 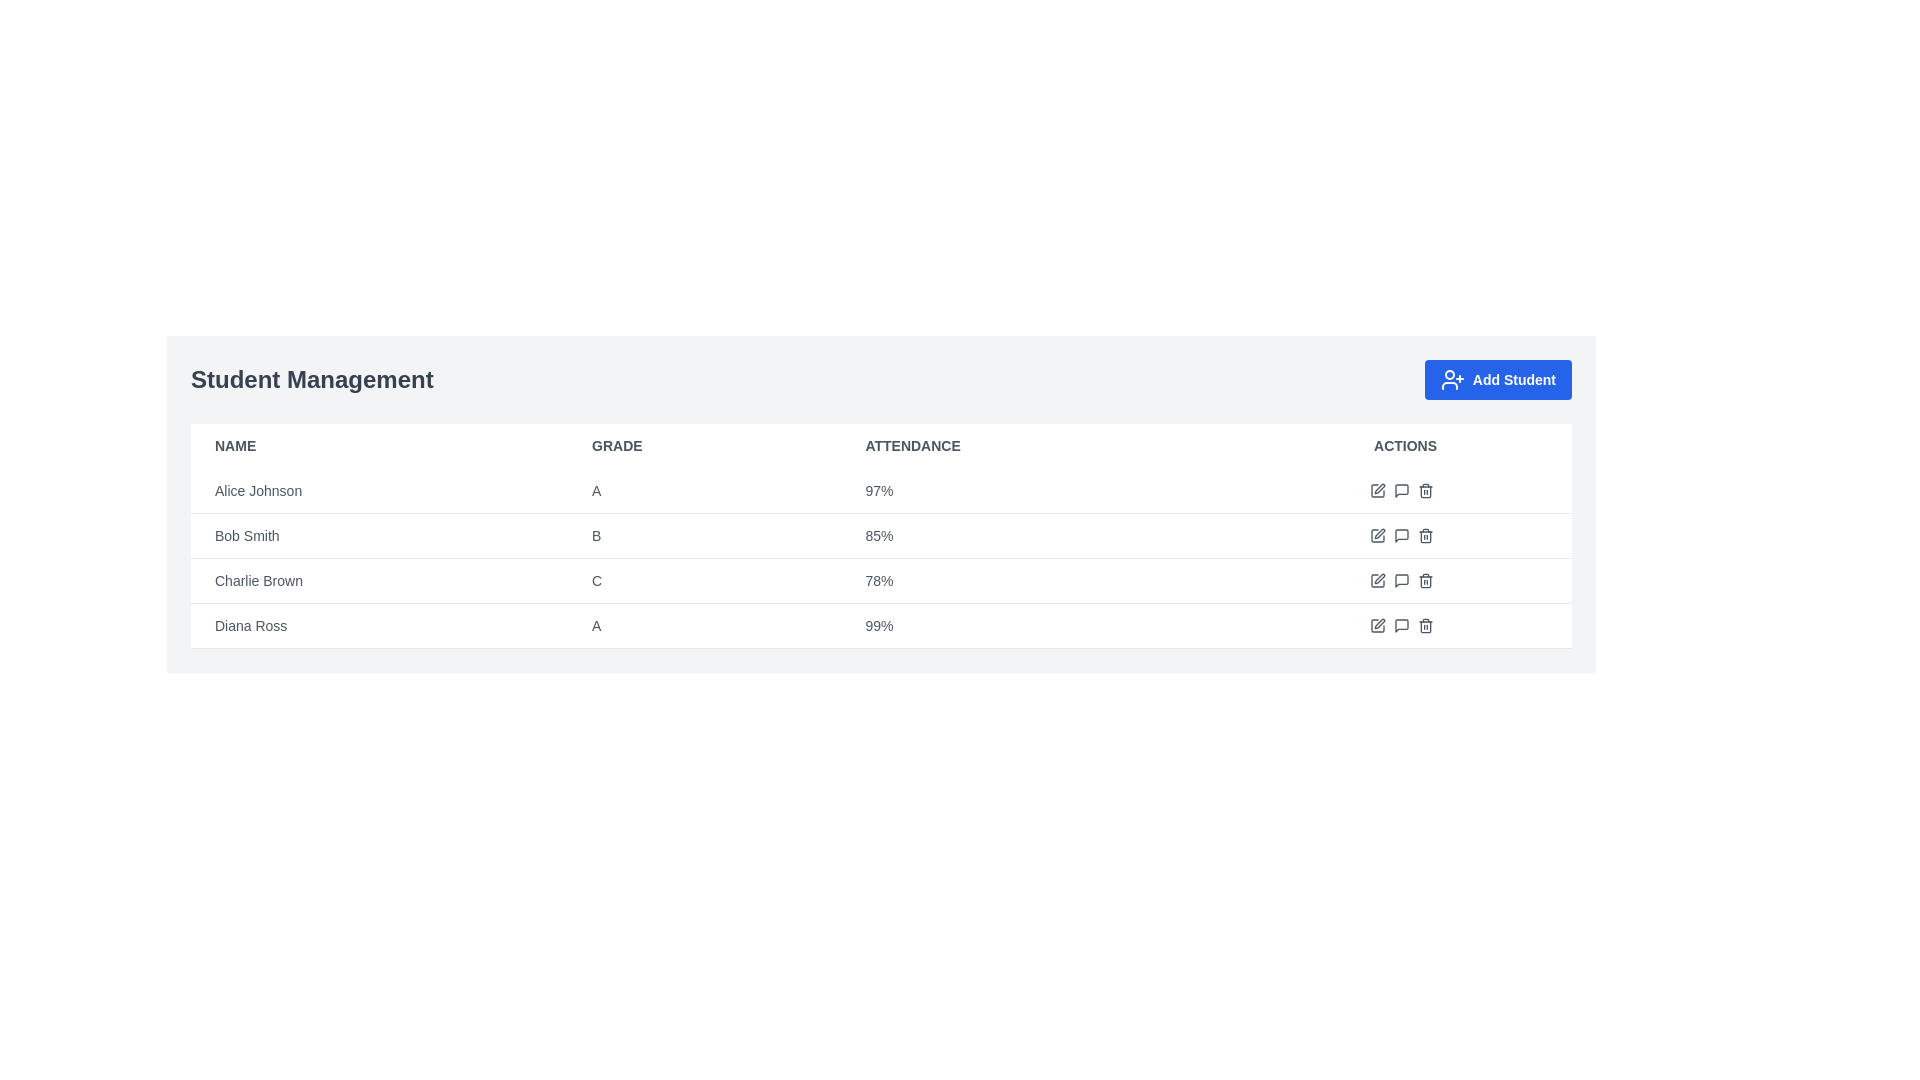 I want to click on the text label indicating 'Diana Ross' located in the fourth row of the 'NAME' column to highlight or select it, so click(x=250, y=624).